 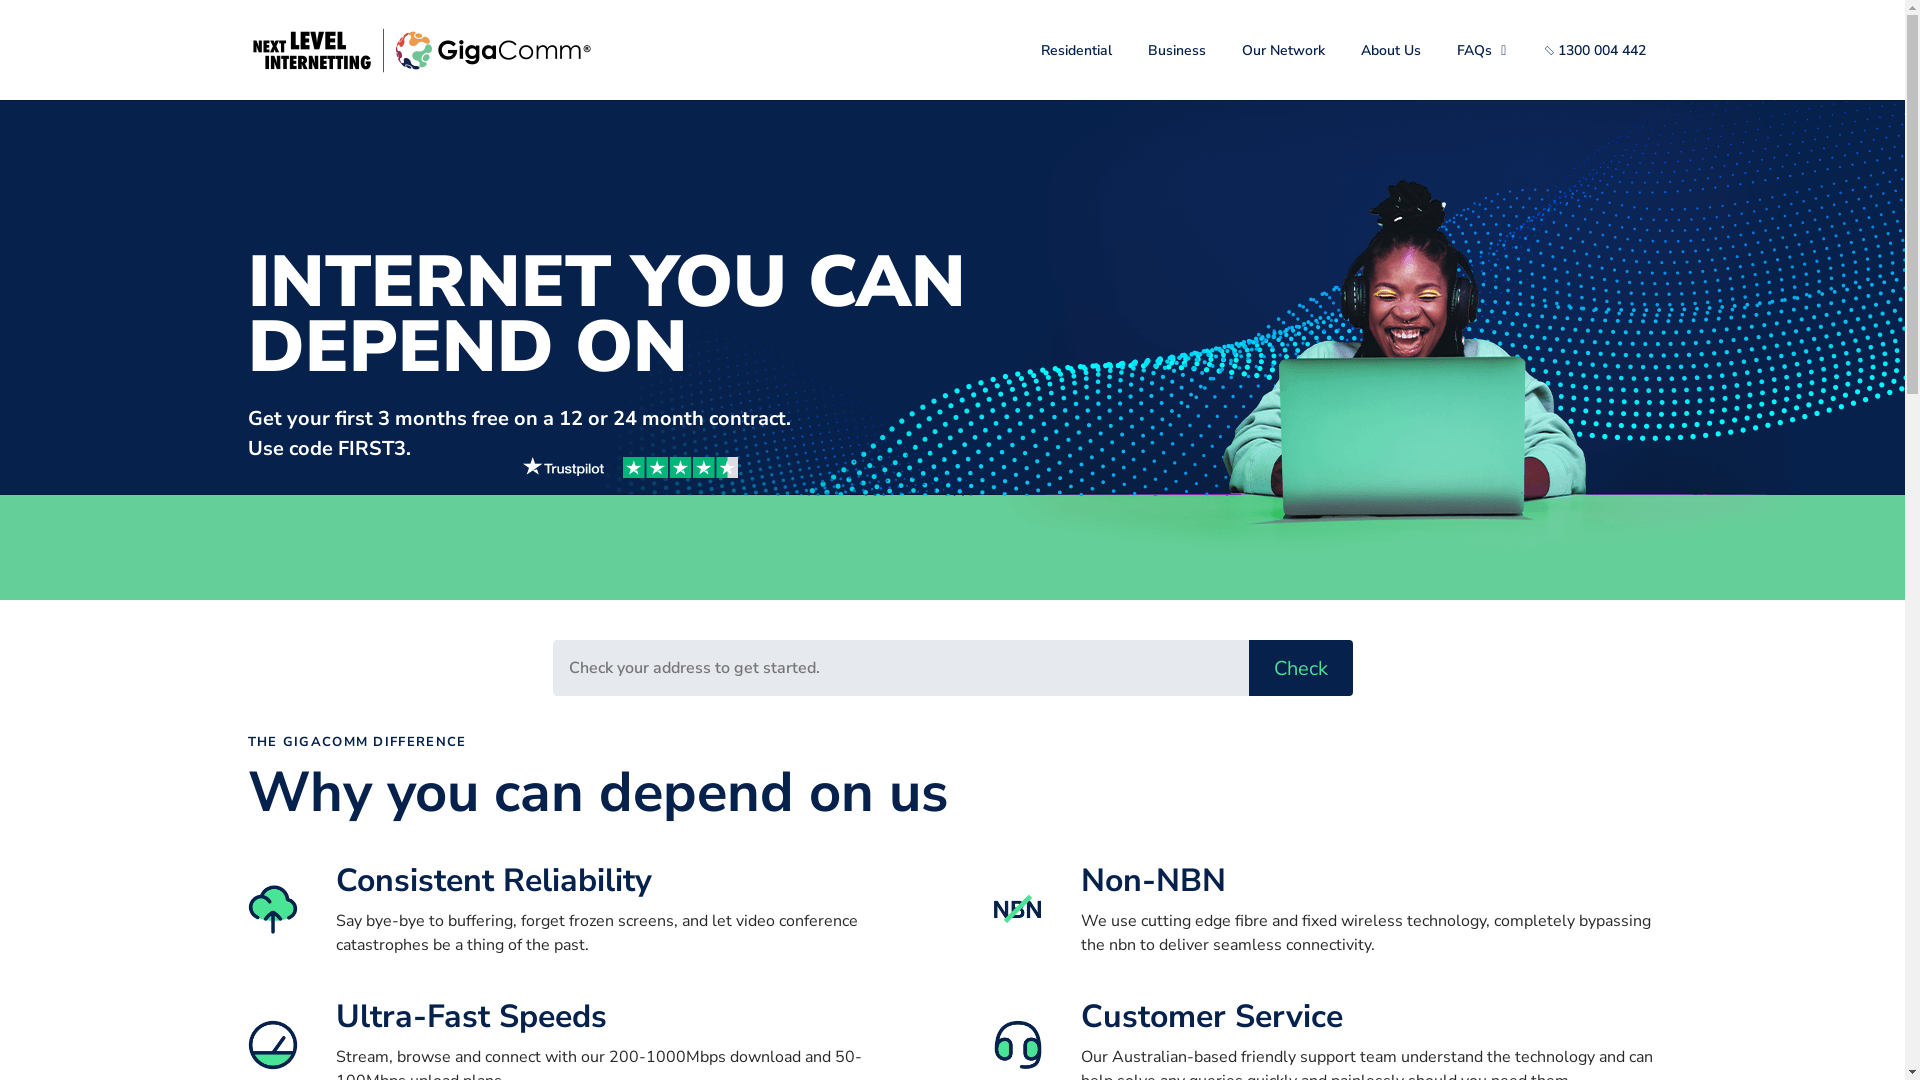 I want to click on 'Business', so click(x=1176, y=48).